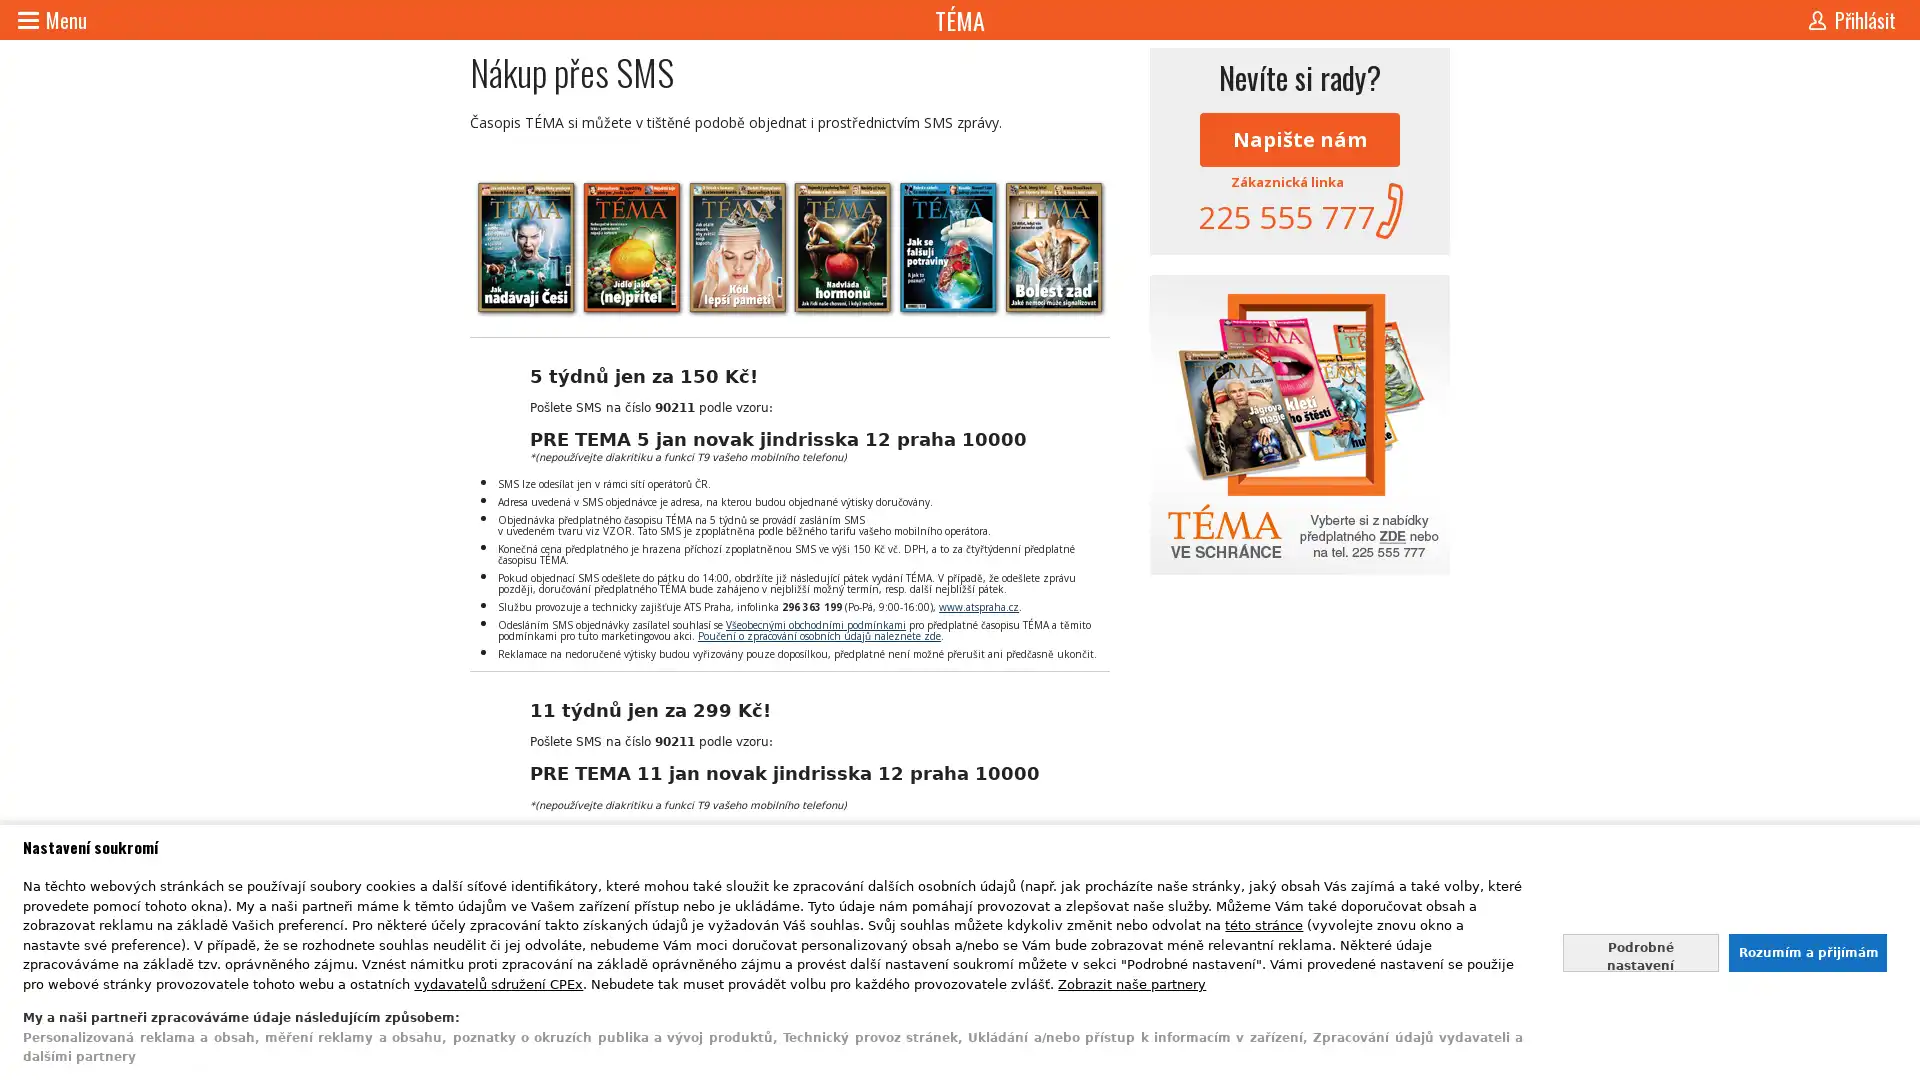 Image resolution: width=1920 pixels, height=1080 pixels. What do you see at coordinates (1640, 951) in the screenshot?
I see `Nastavte sve souhlasy` at bounding box center [1640, 951].